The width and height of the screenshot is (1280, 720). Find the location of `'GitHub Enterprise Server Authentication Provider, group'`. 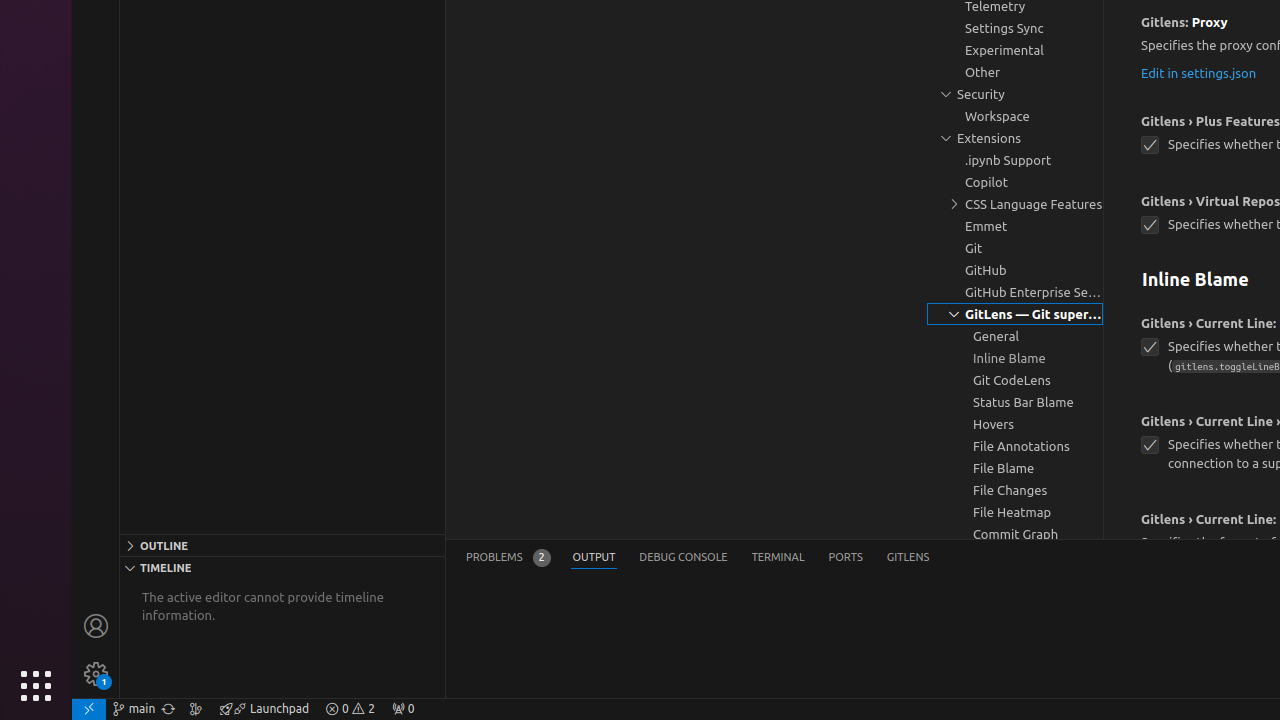

'GitHub Enterprise Server Authentication Provider, group' is located at coordinates (1015, 292).